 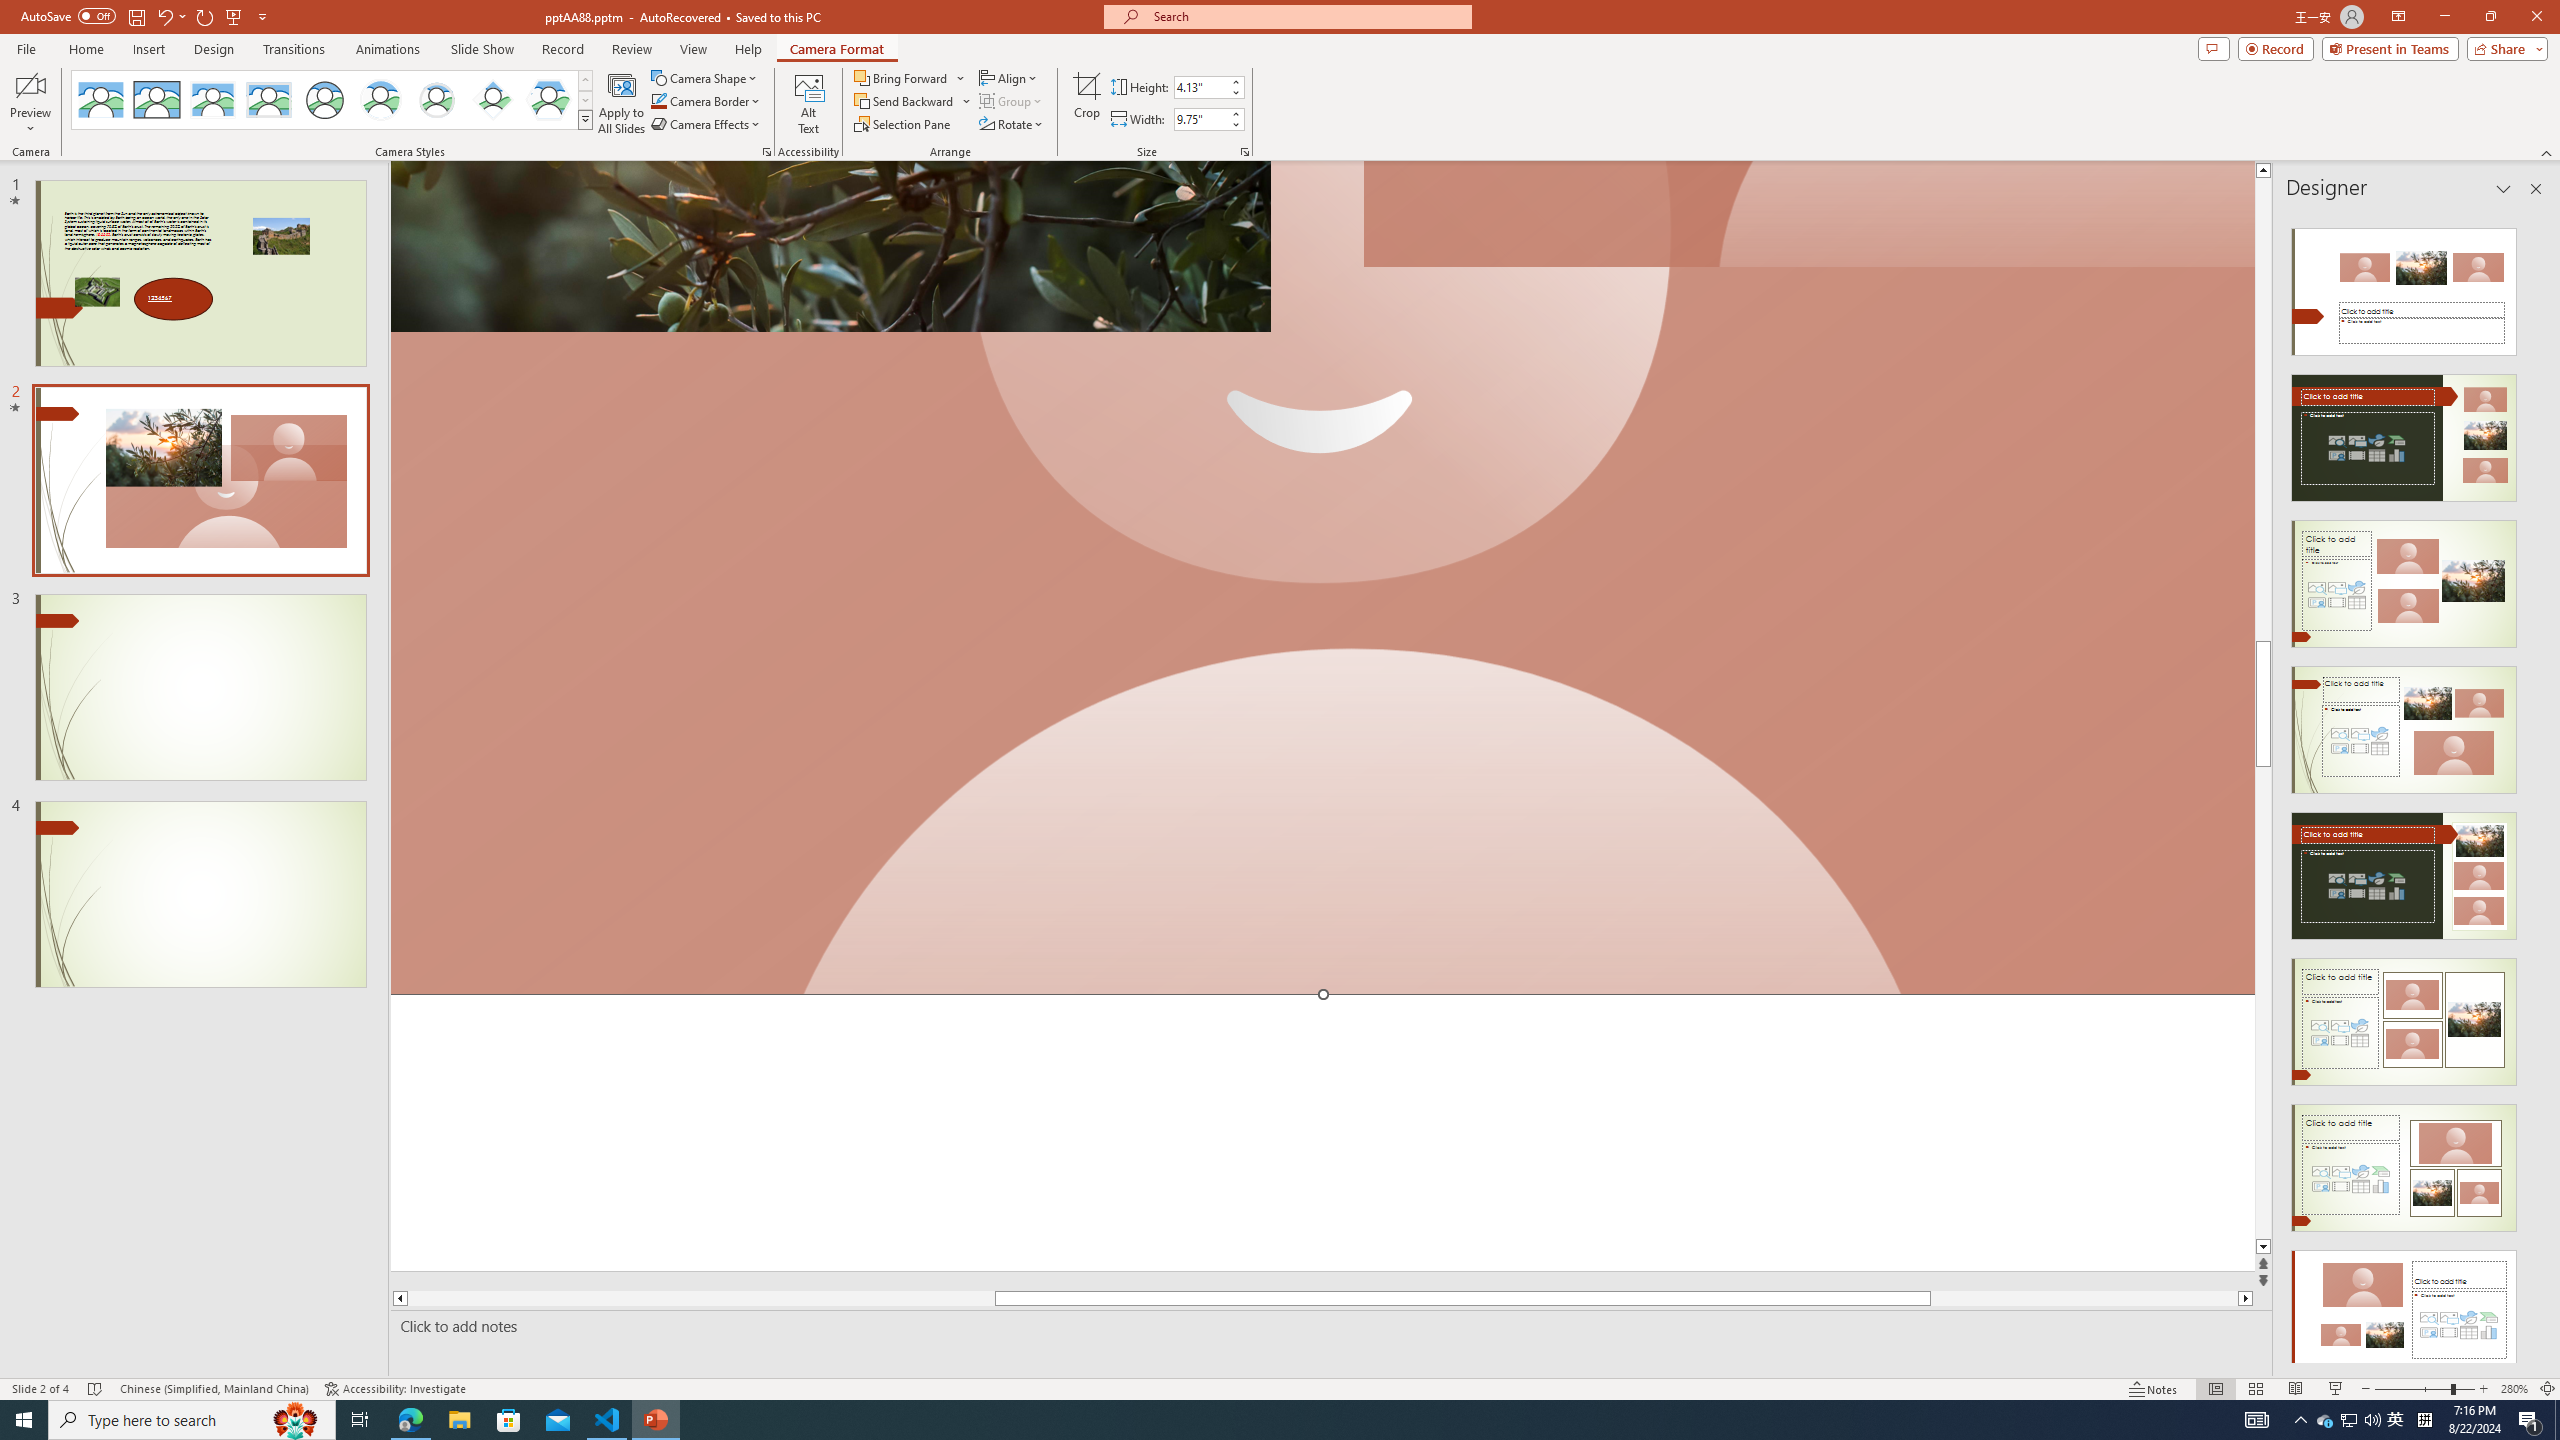 I want to click on 'Soft Edge Rectangle', so click(x=268, y=99).